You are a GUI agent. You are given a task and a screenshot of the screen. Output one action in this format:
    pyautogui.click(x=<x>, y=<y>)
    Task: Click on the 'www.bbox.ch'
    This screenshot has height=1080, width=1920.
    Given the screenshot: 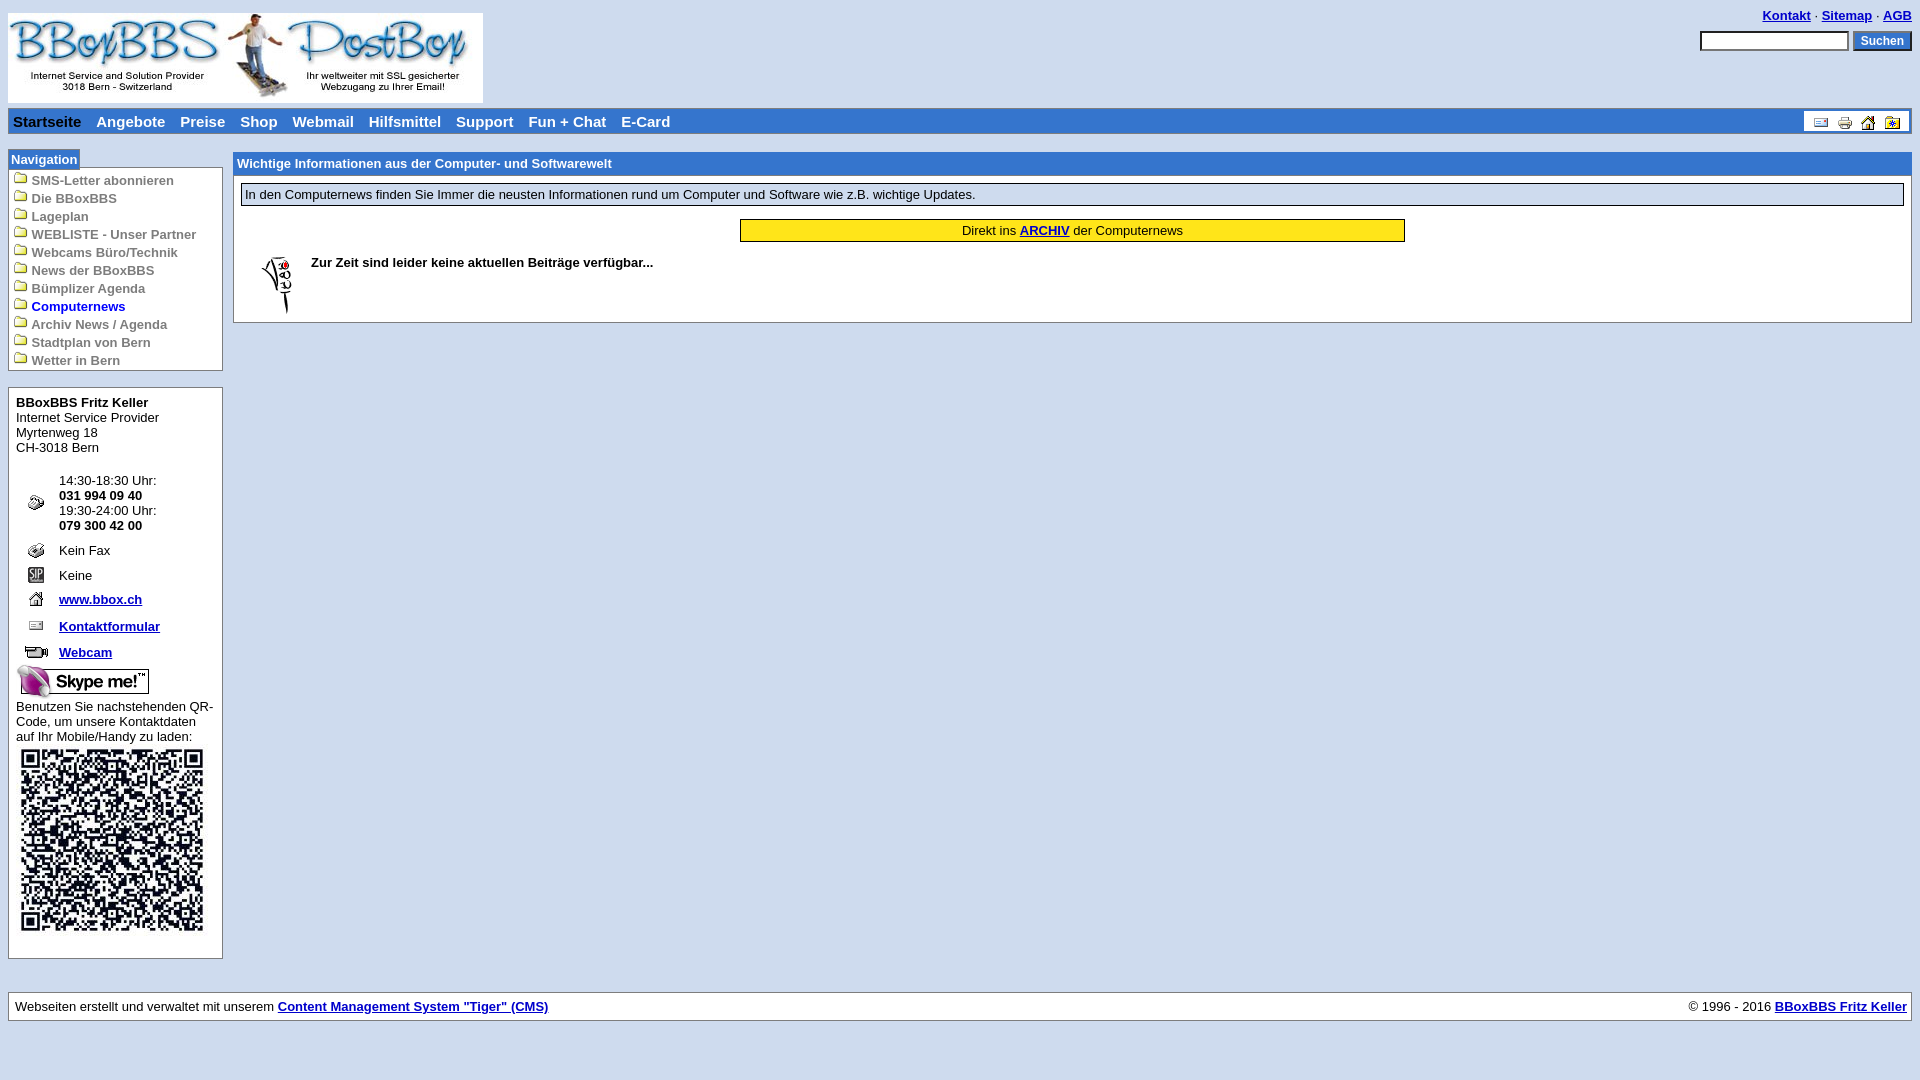 What is the action you would take?
    pyautogui.click(x=99, y=598)
    